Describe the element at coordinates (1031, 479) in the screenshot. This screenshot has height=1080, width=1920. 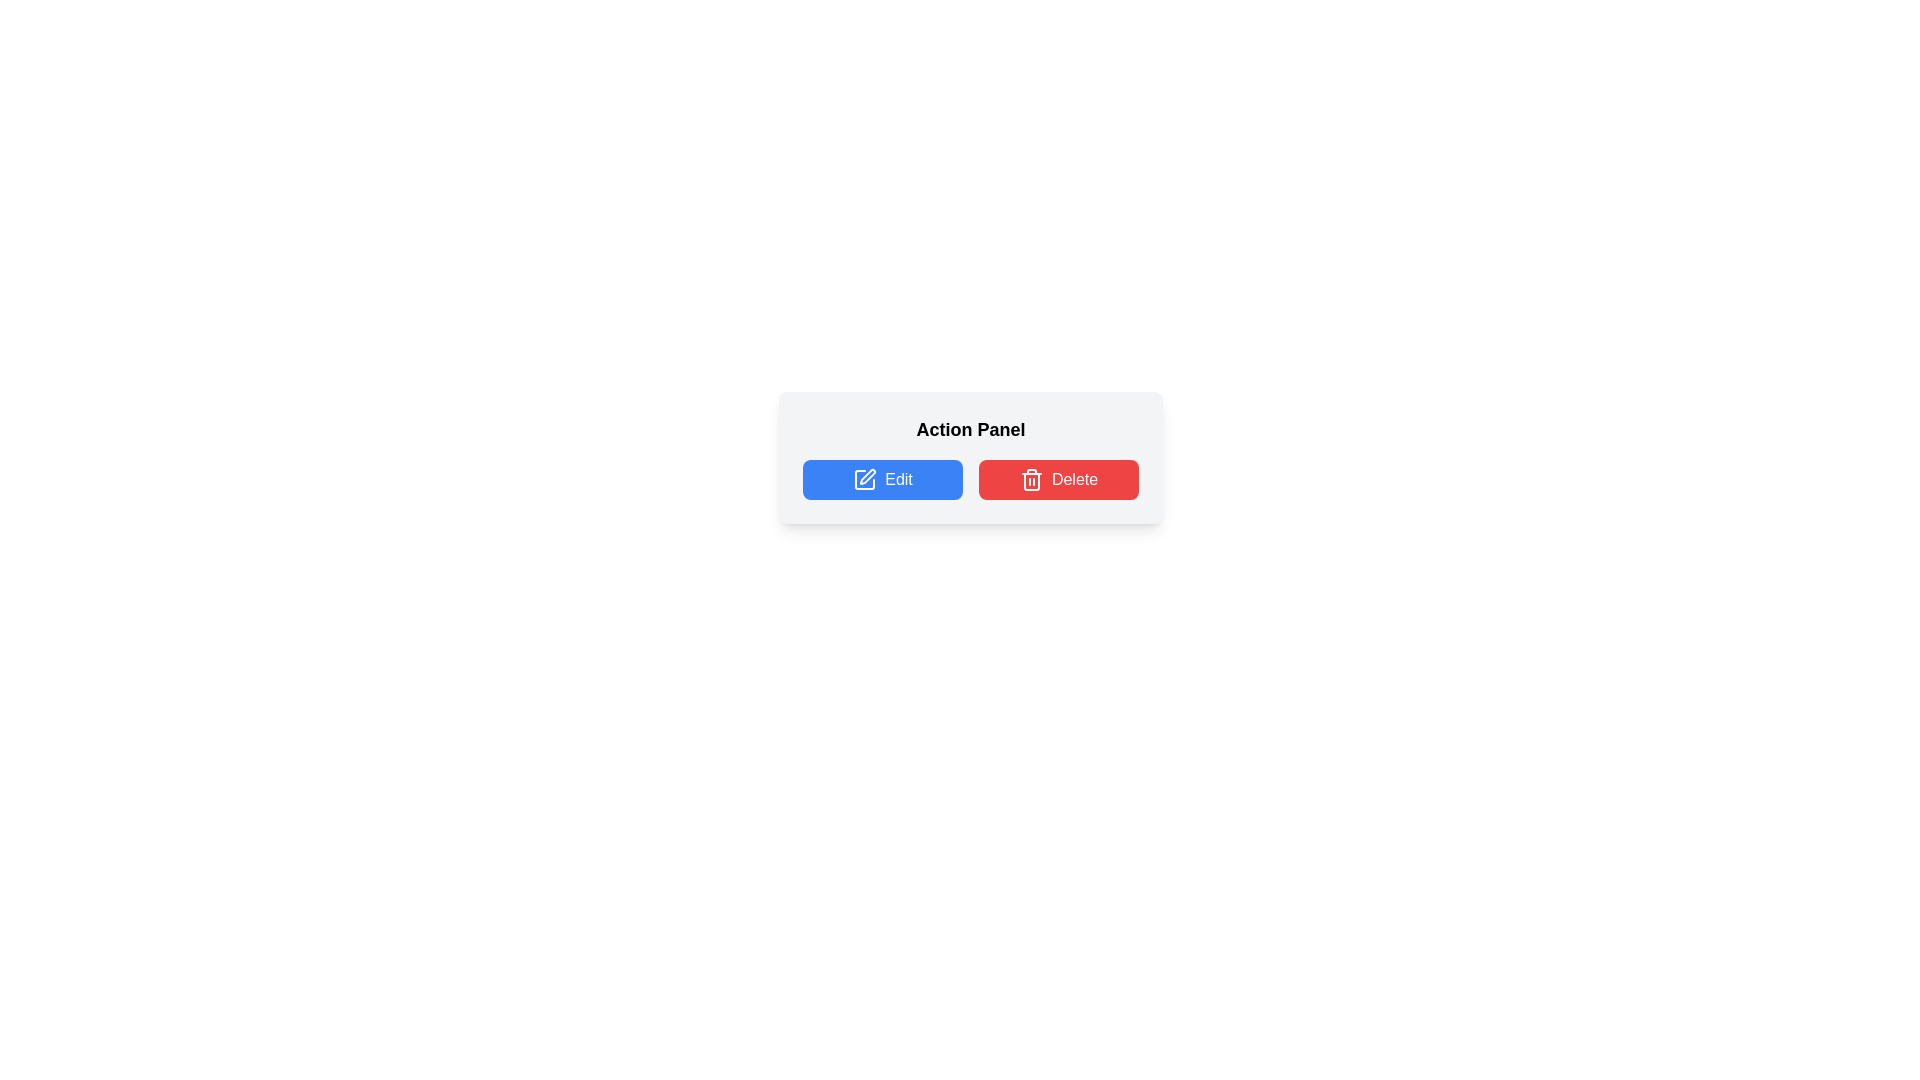
I see `the trash can icon with a red background located within the 'Delete' button on the right side of the button group under the 'Action Panel'` at that location.